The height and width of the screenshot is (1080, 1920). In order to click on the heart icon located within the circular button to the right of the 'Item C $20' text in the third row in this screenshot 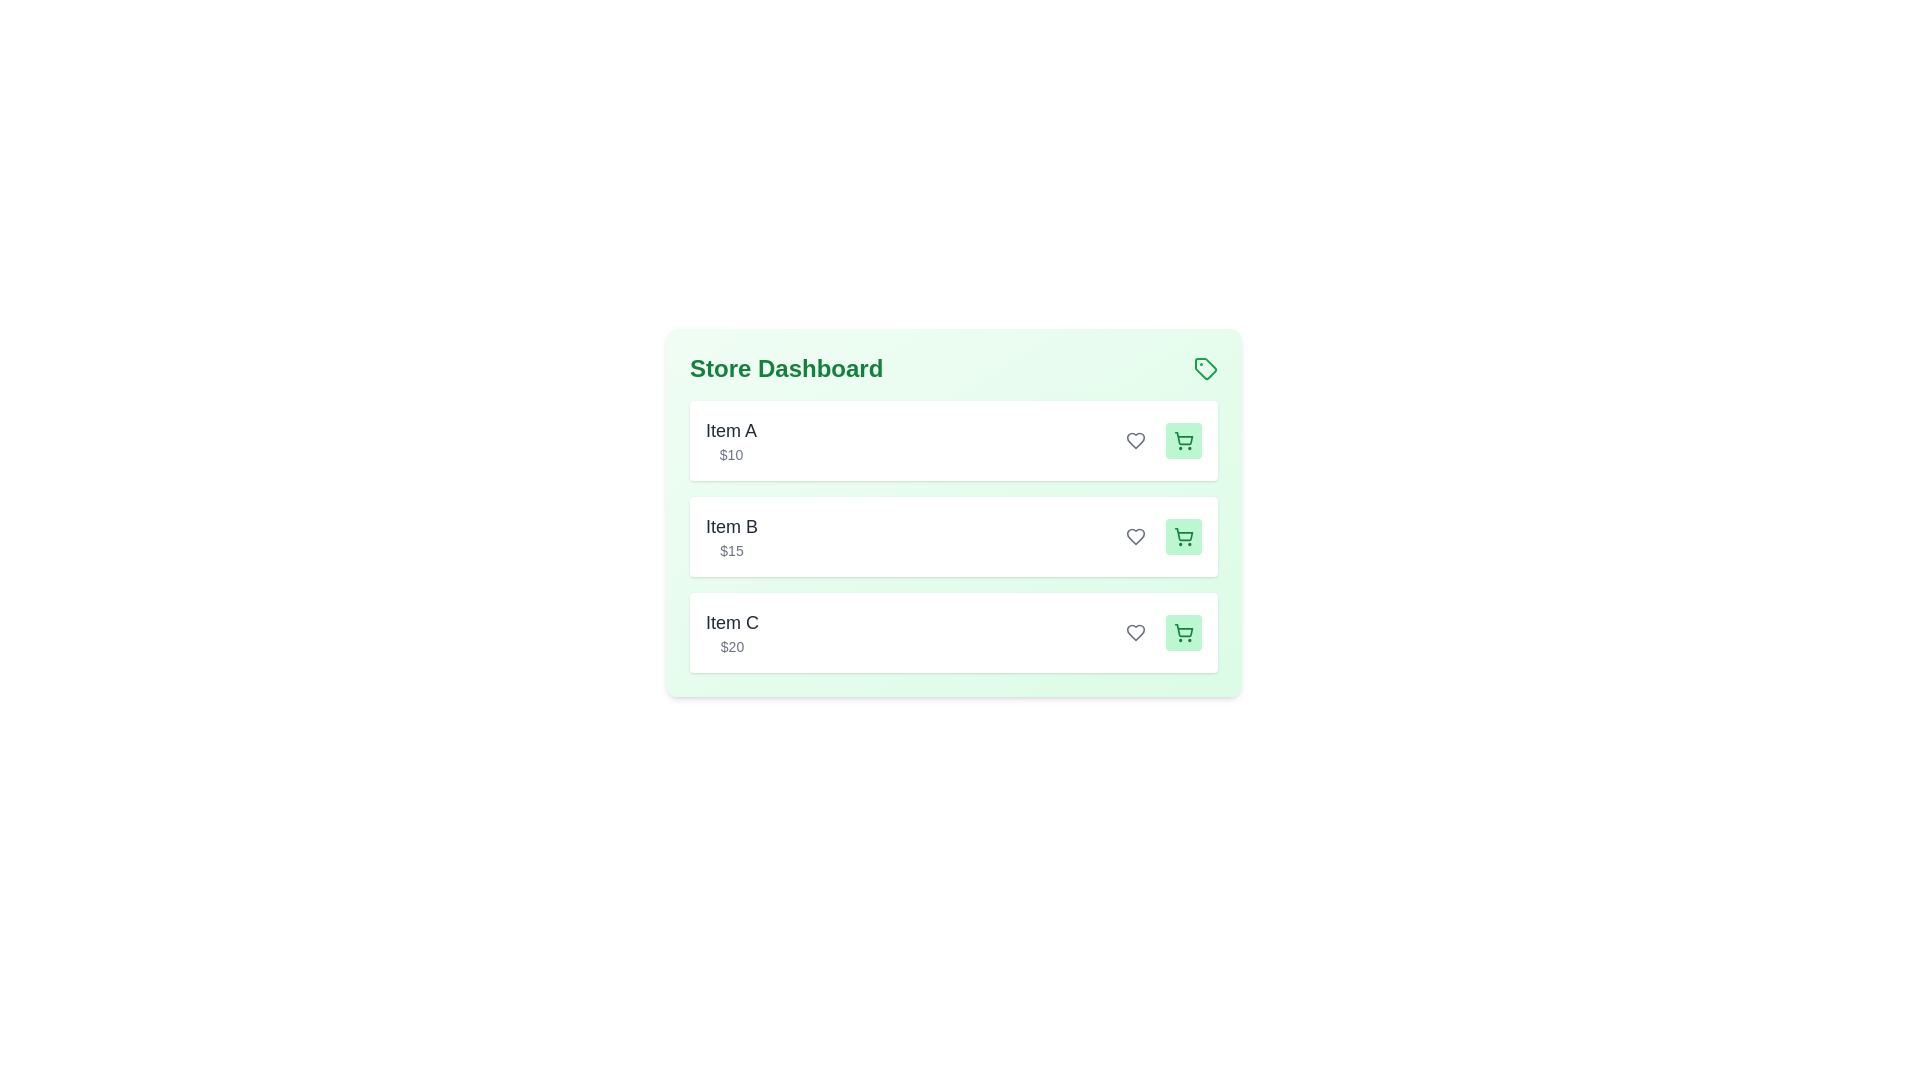, I will do `click(1136, 632)`.